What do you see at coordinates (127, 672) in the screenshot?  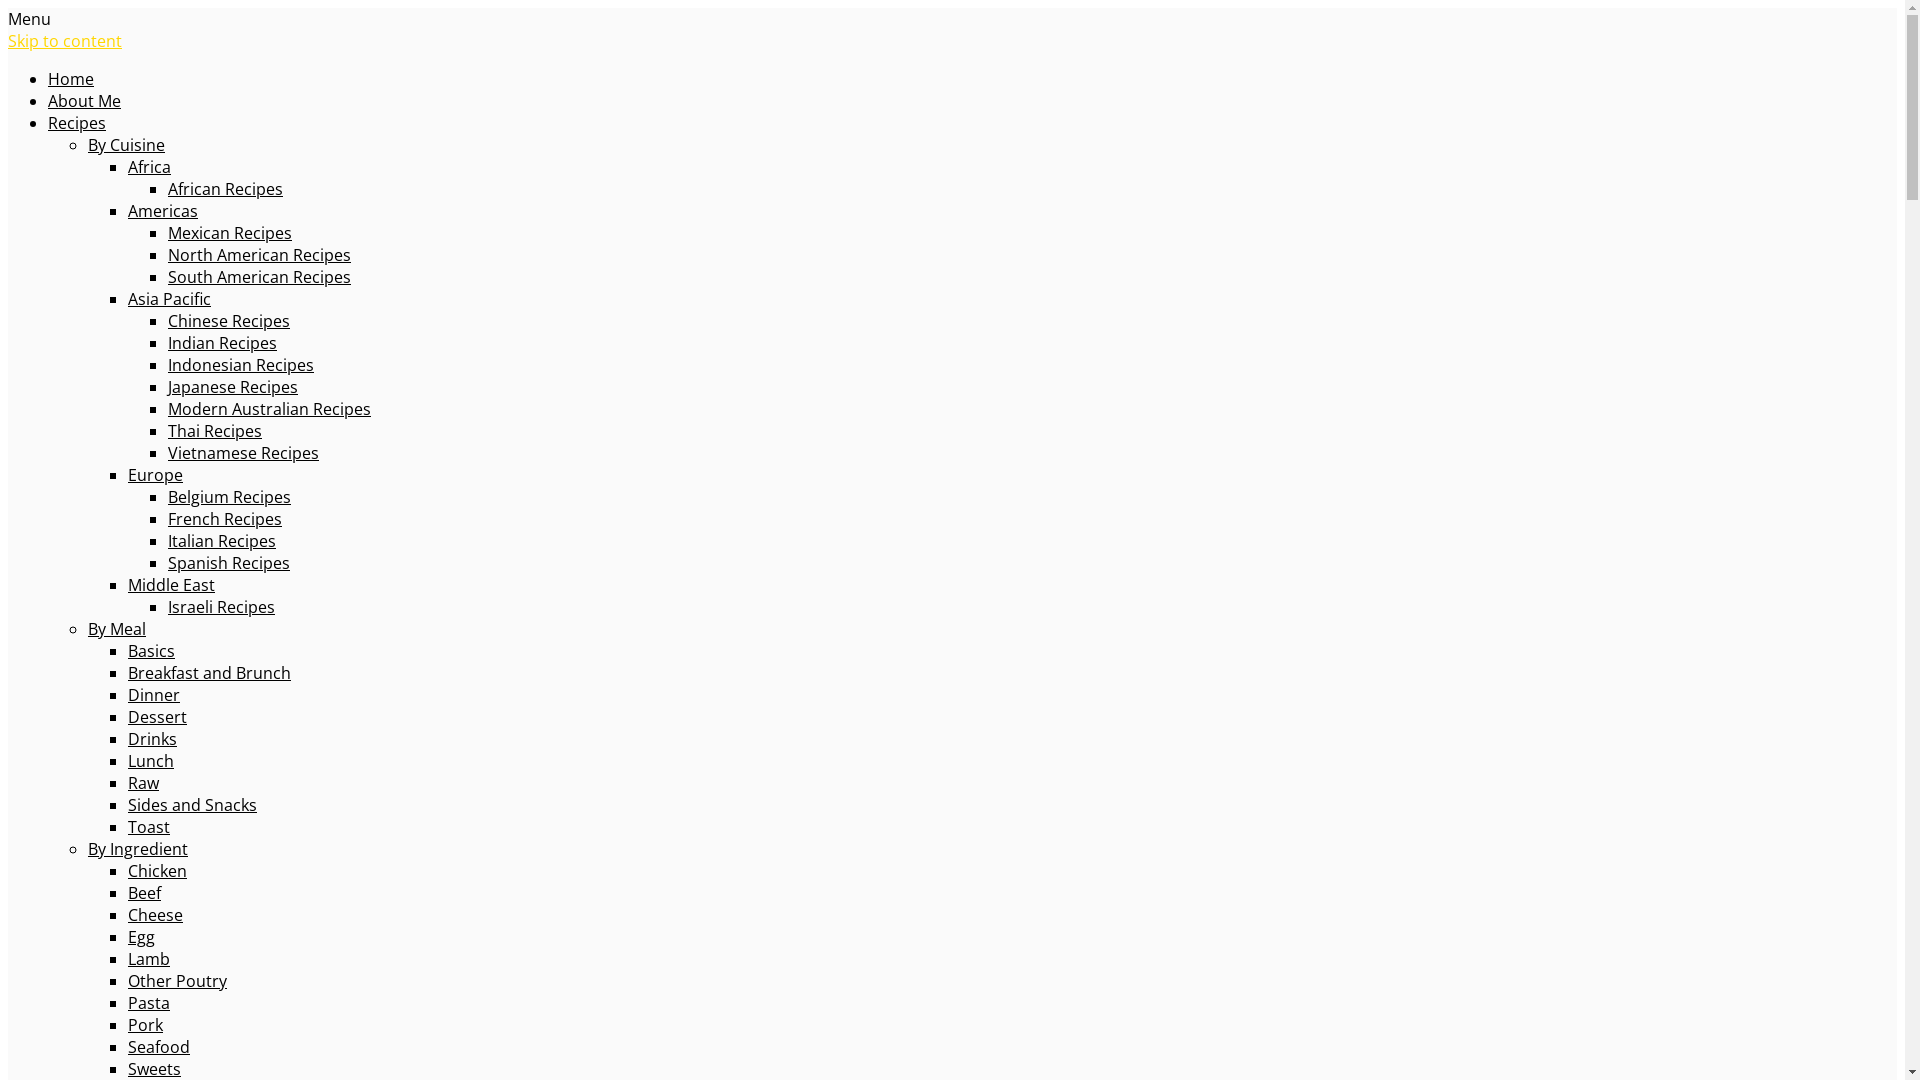 I see `'Breakfast and Brunch'` at bounding box center [127, 672].